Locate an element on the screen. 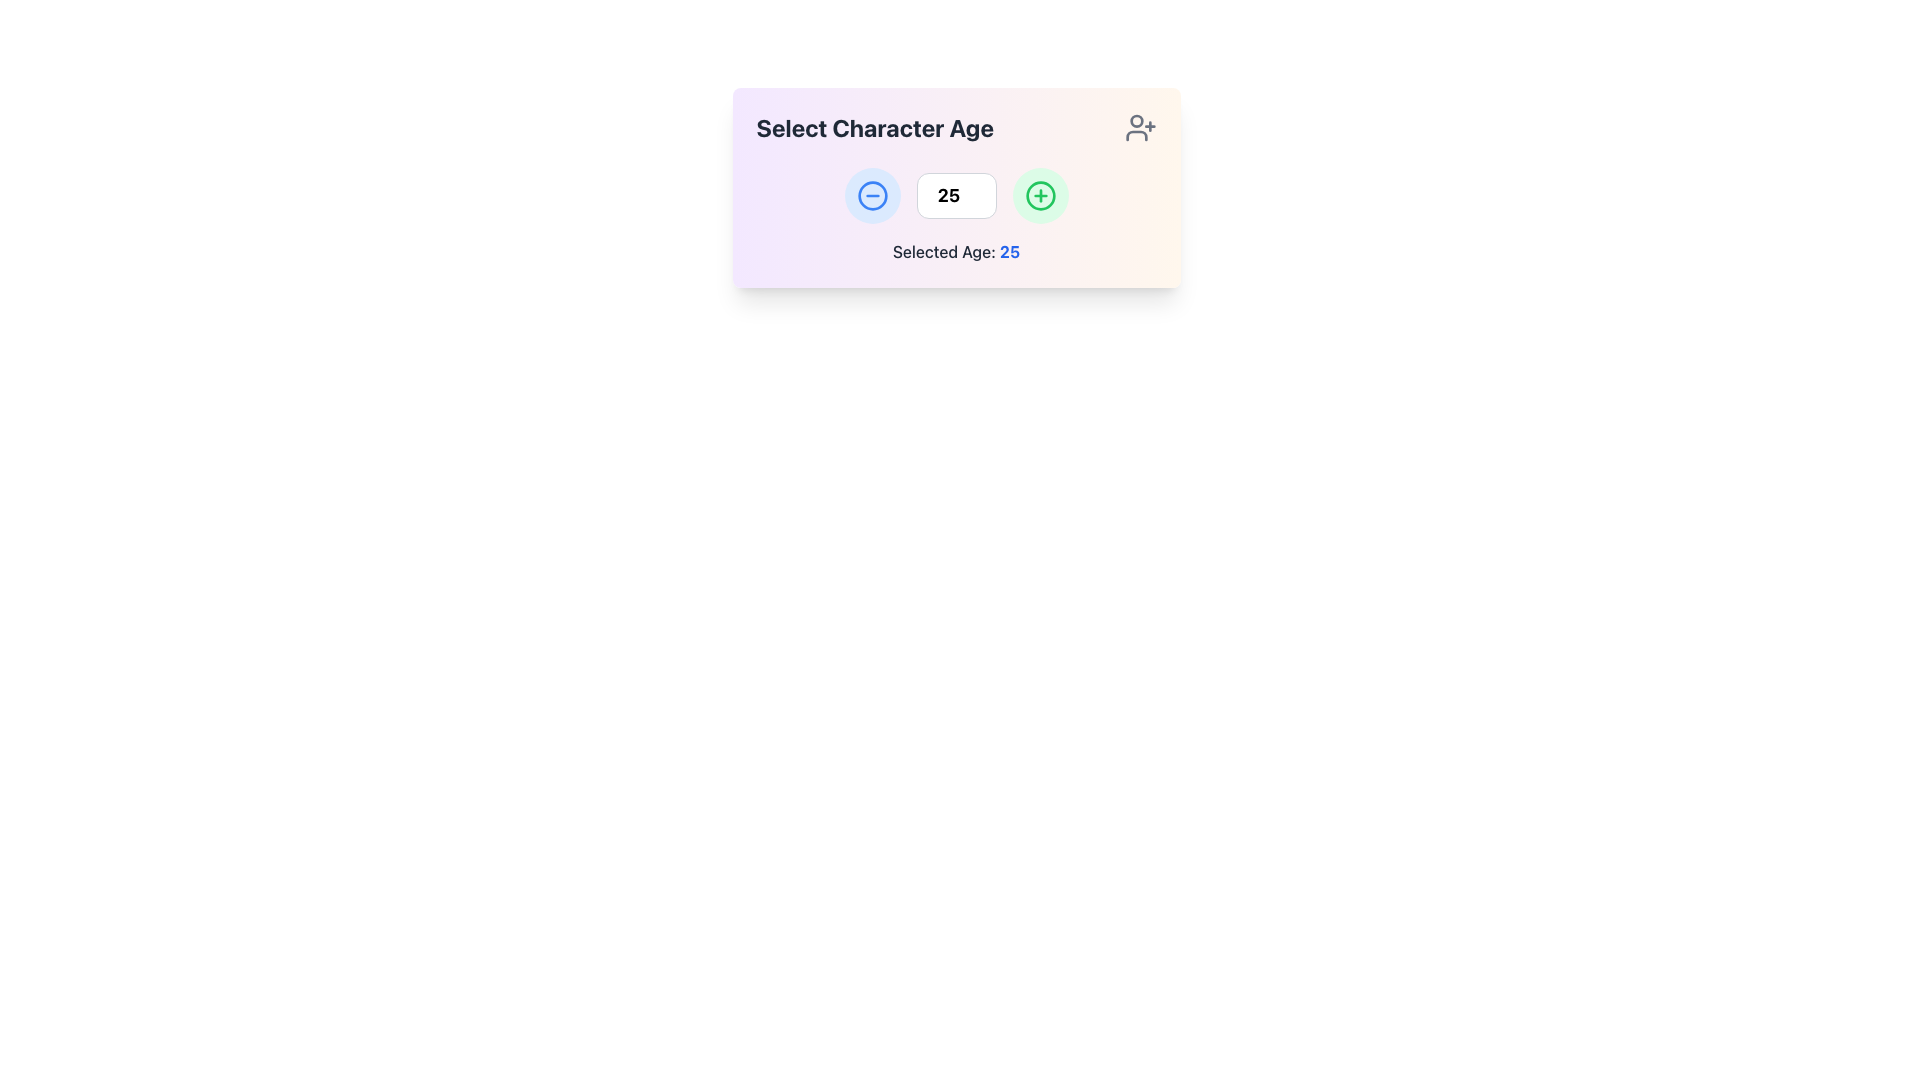  the number input field to focus and edit its value, which is centrally located between the increment and decrement buttons is located at coordinates (955, 196).